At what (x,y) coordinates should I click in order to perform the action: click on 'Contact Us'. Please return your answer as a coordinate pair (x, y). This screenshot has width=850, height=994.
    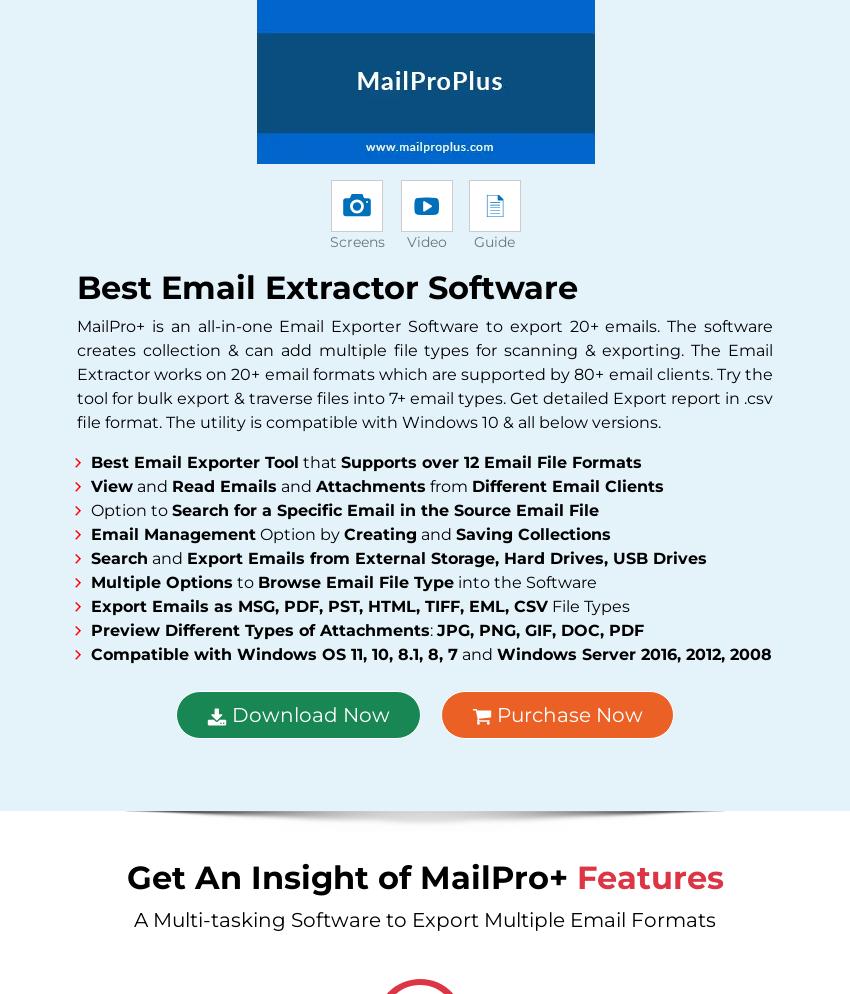
    Looking at the image, I should click on (136, 643).